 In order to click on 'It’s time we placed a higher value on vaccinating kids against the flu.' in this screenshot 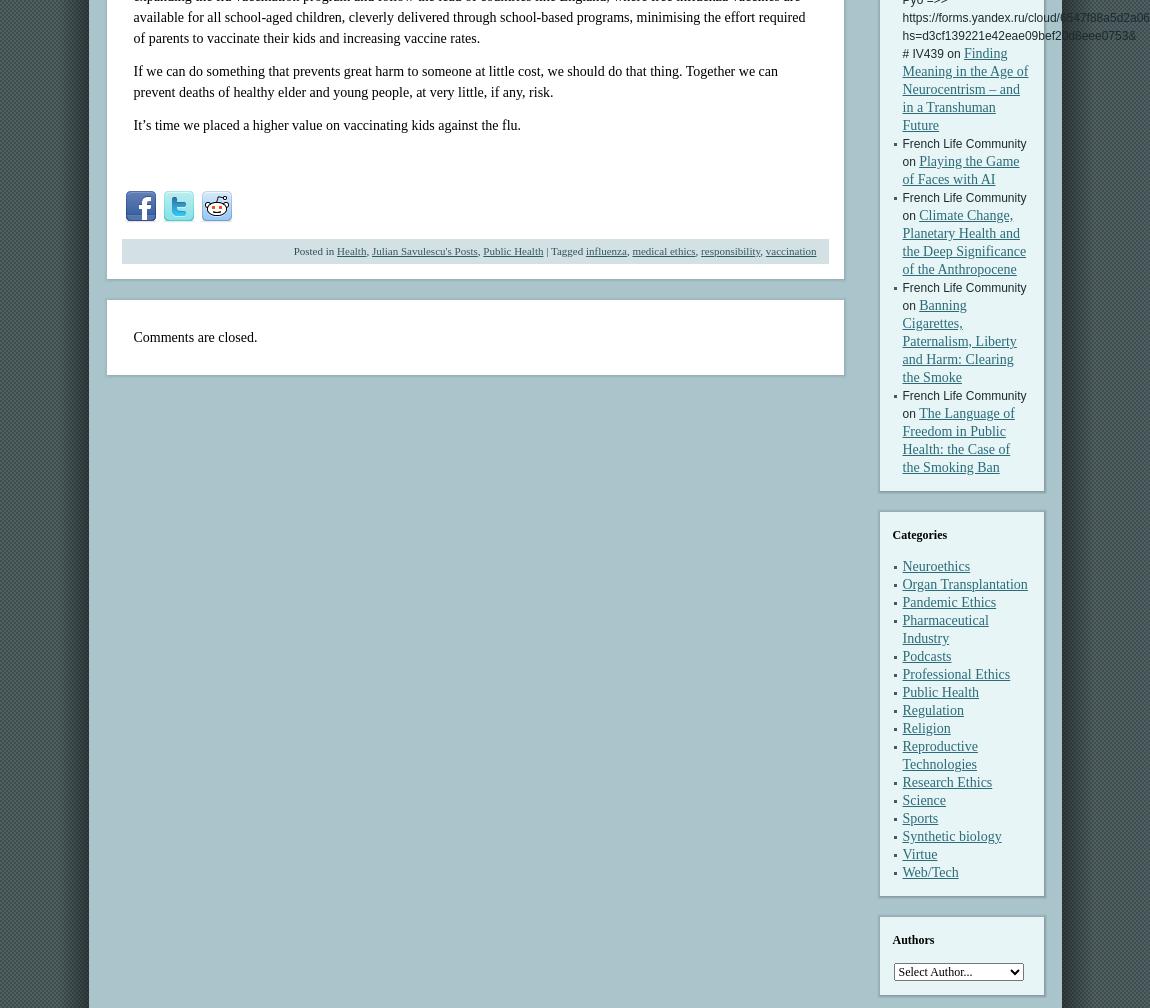, I will do `click(132, 125)`.